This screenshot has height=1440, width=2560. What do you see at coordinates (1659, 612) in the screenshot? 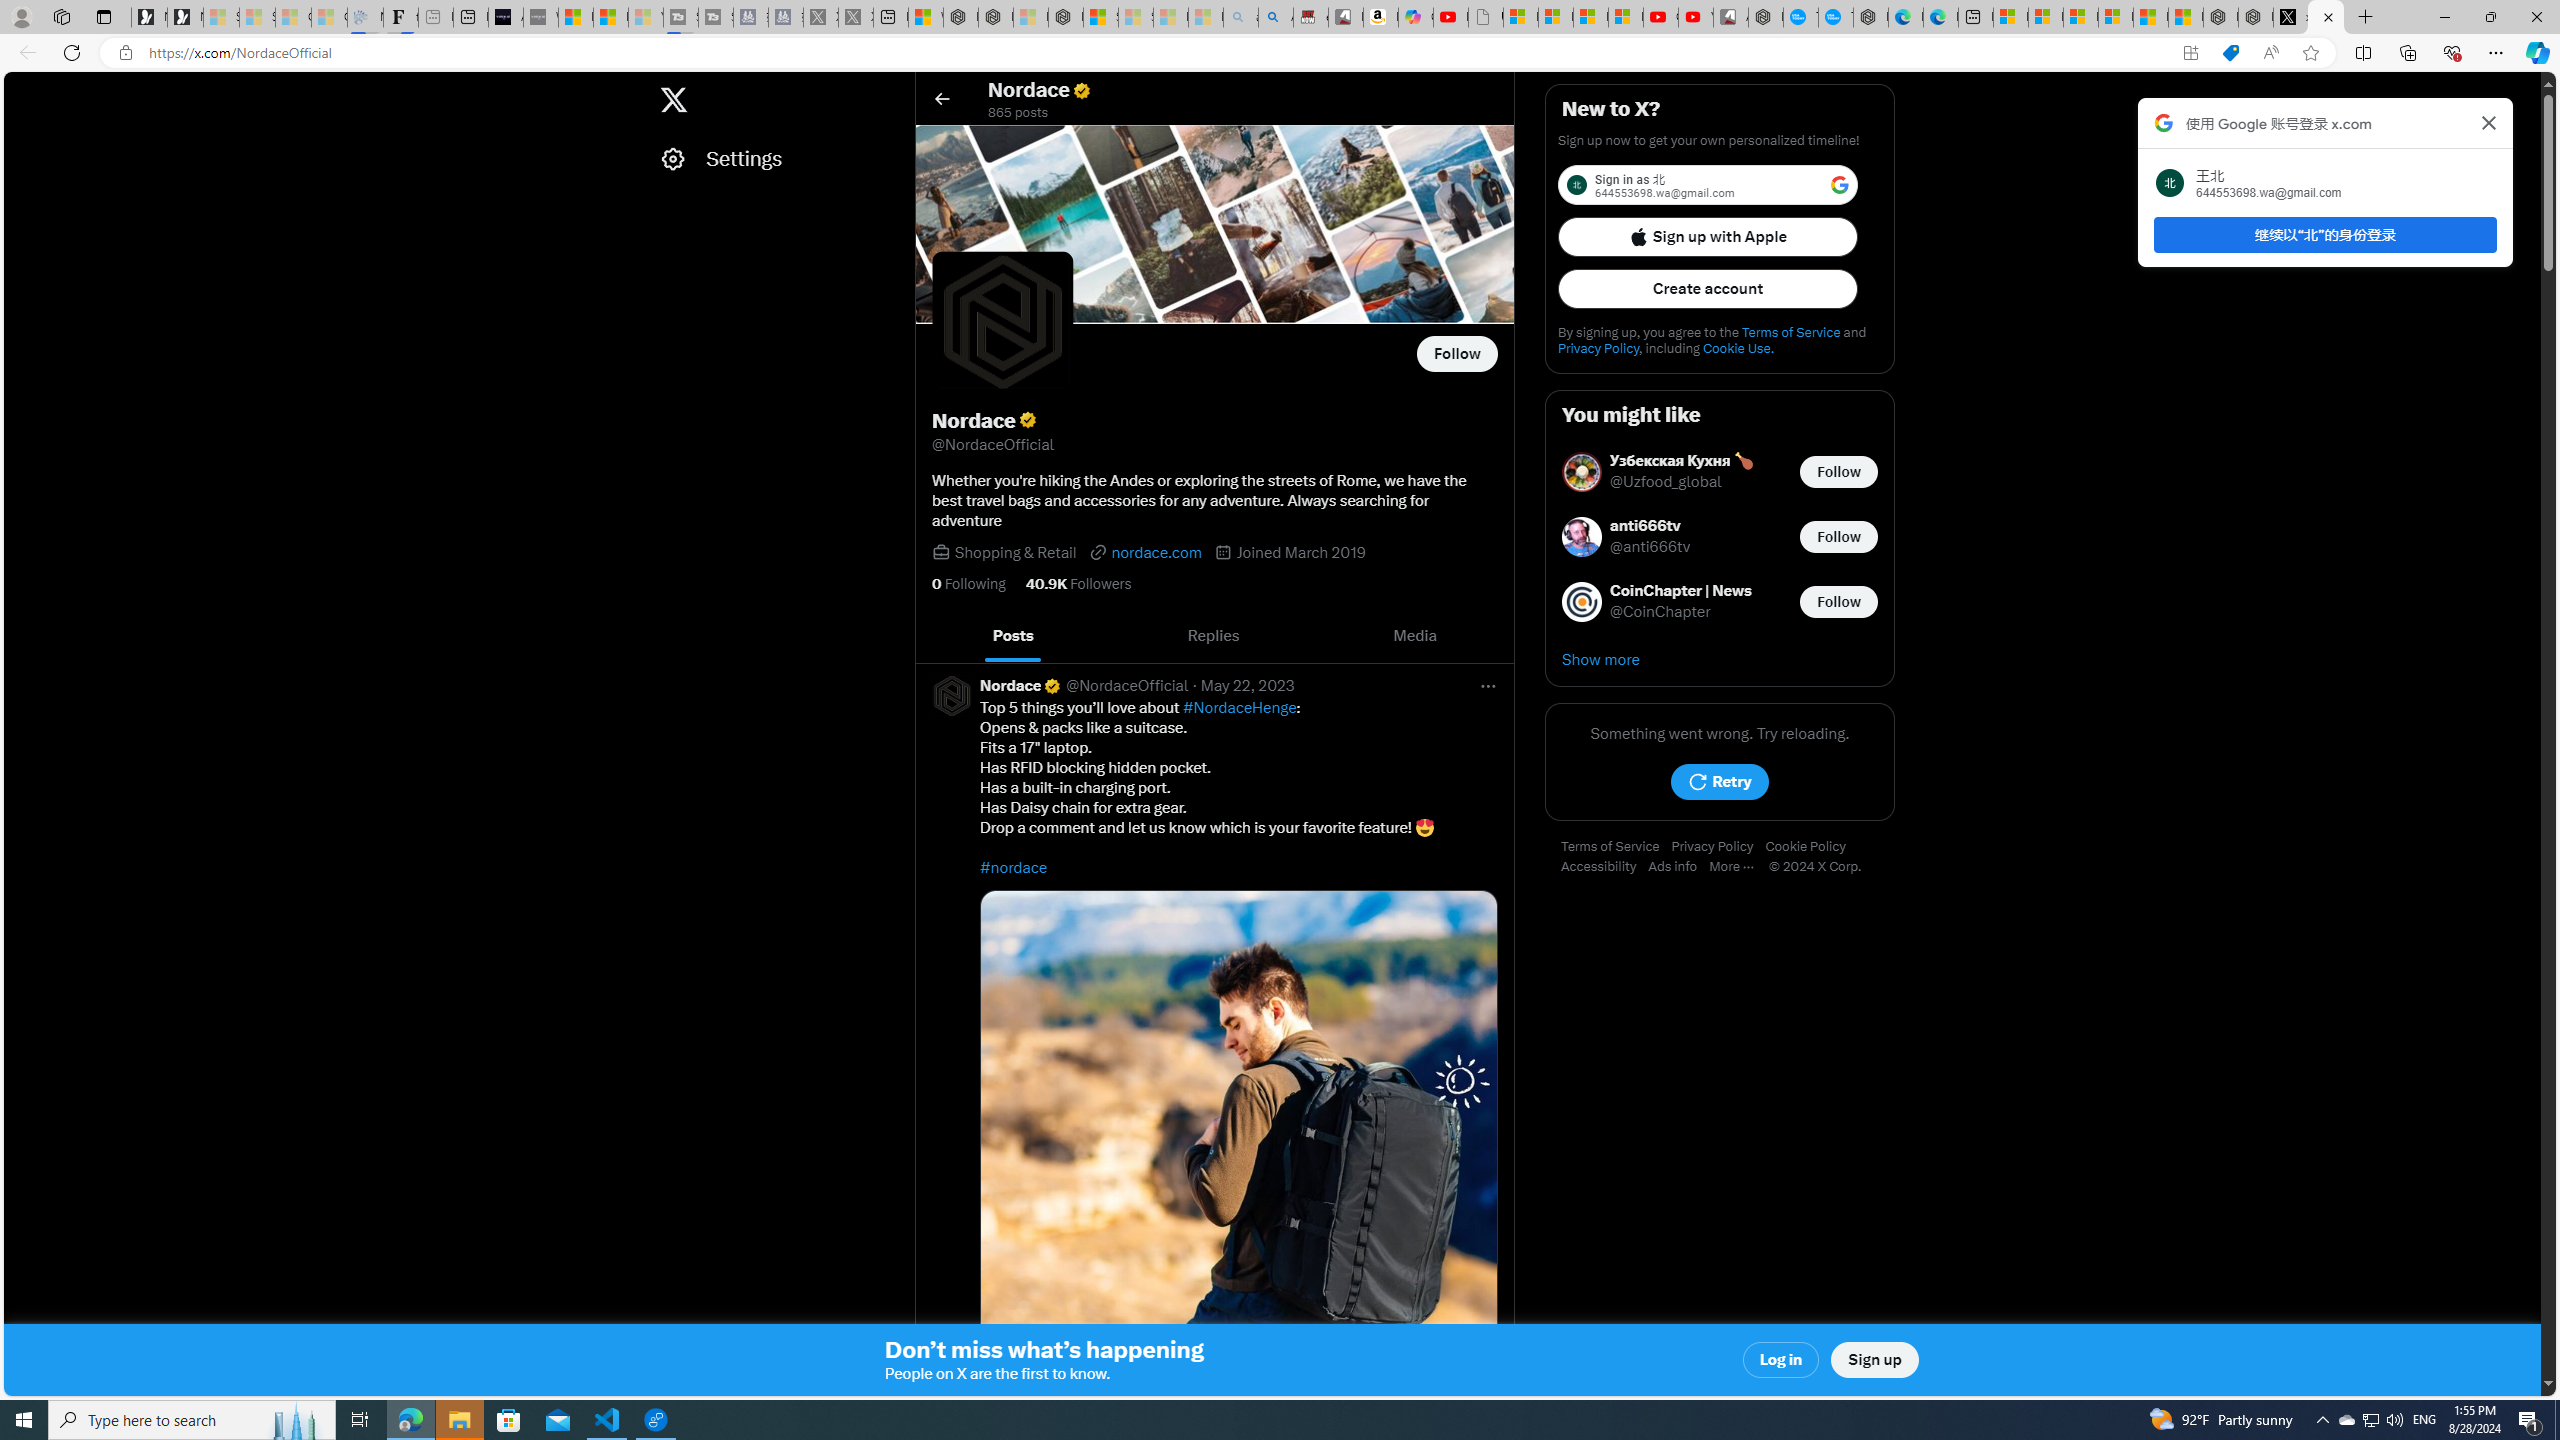
I see `'@CoinChapter'` at bounding box center [1659, 612].